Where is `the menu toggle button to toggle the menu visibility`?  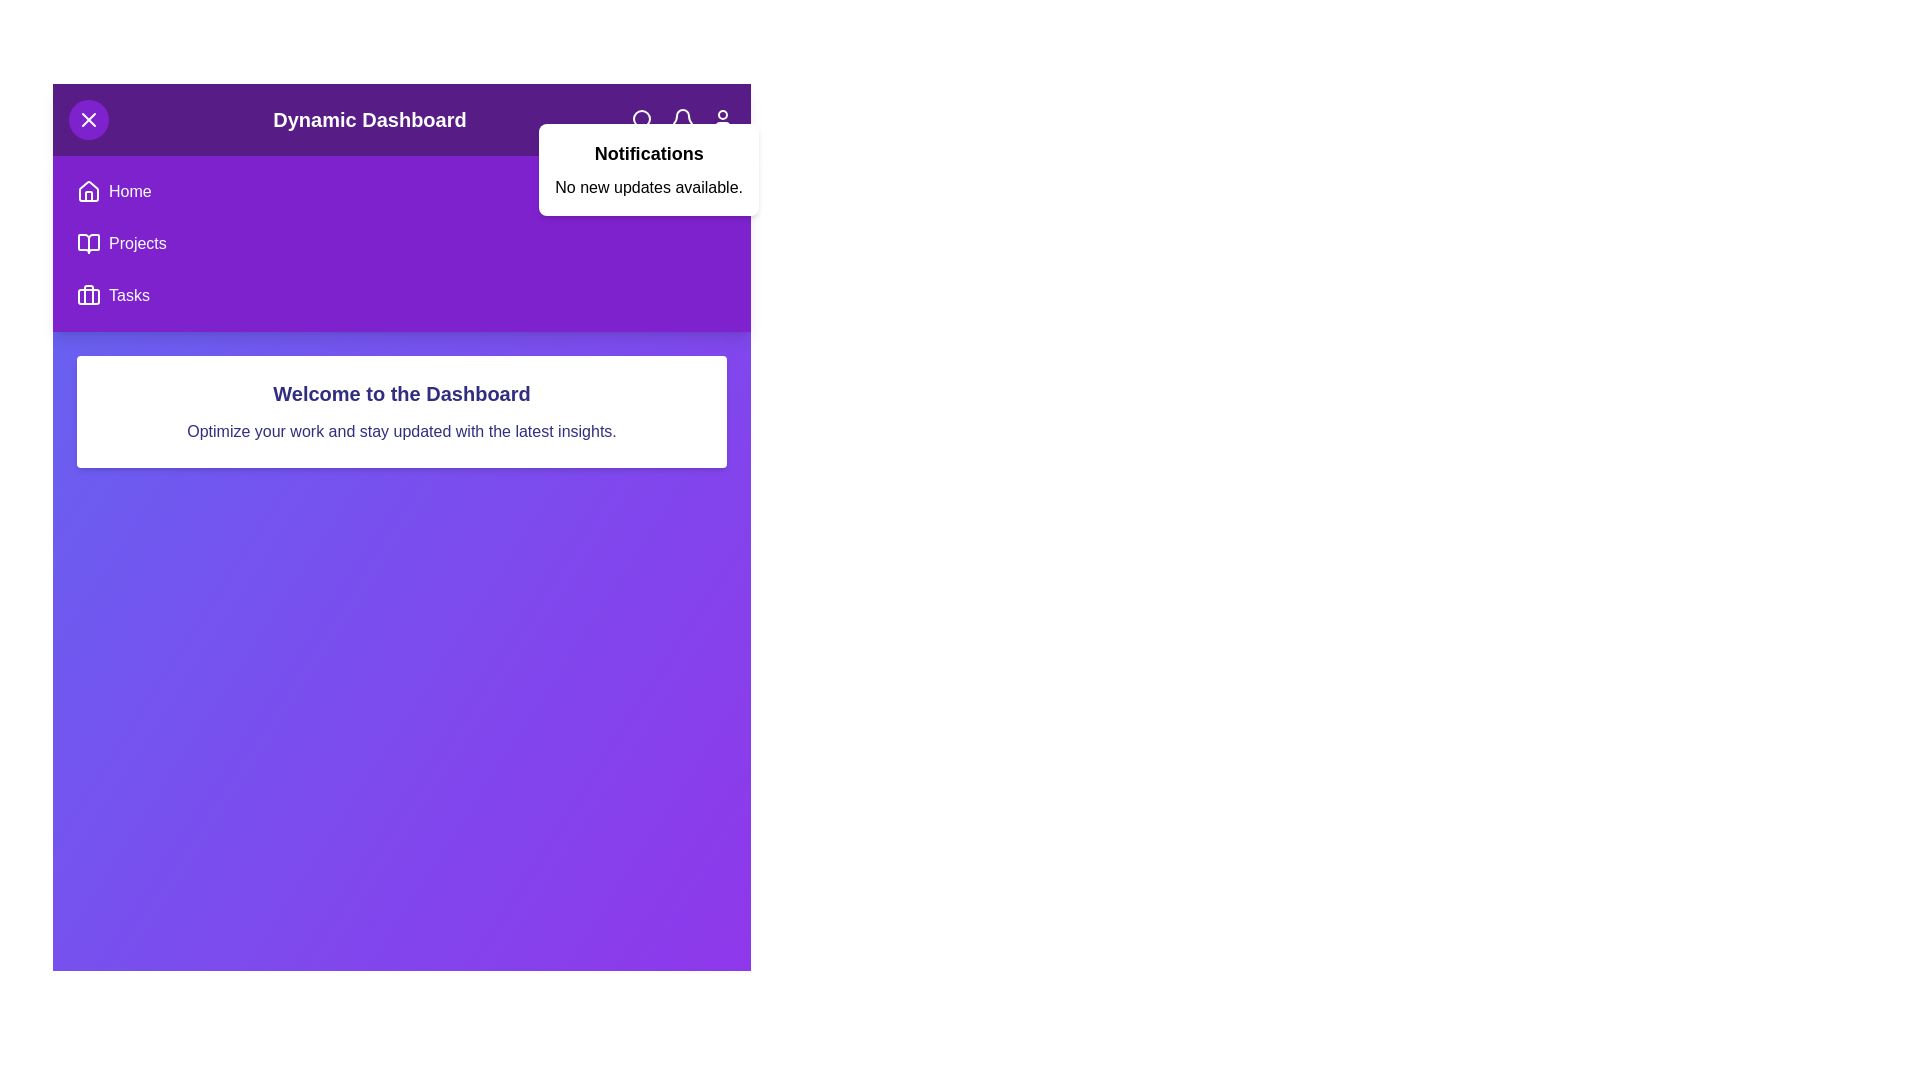
the menu toggle button to toggle the menu visibility is located at coordinates (88, 119).